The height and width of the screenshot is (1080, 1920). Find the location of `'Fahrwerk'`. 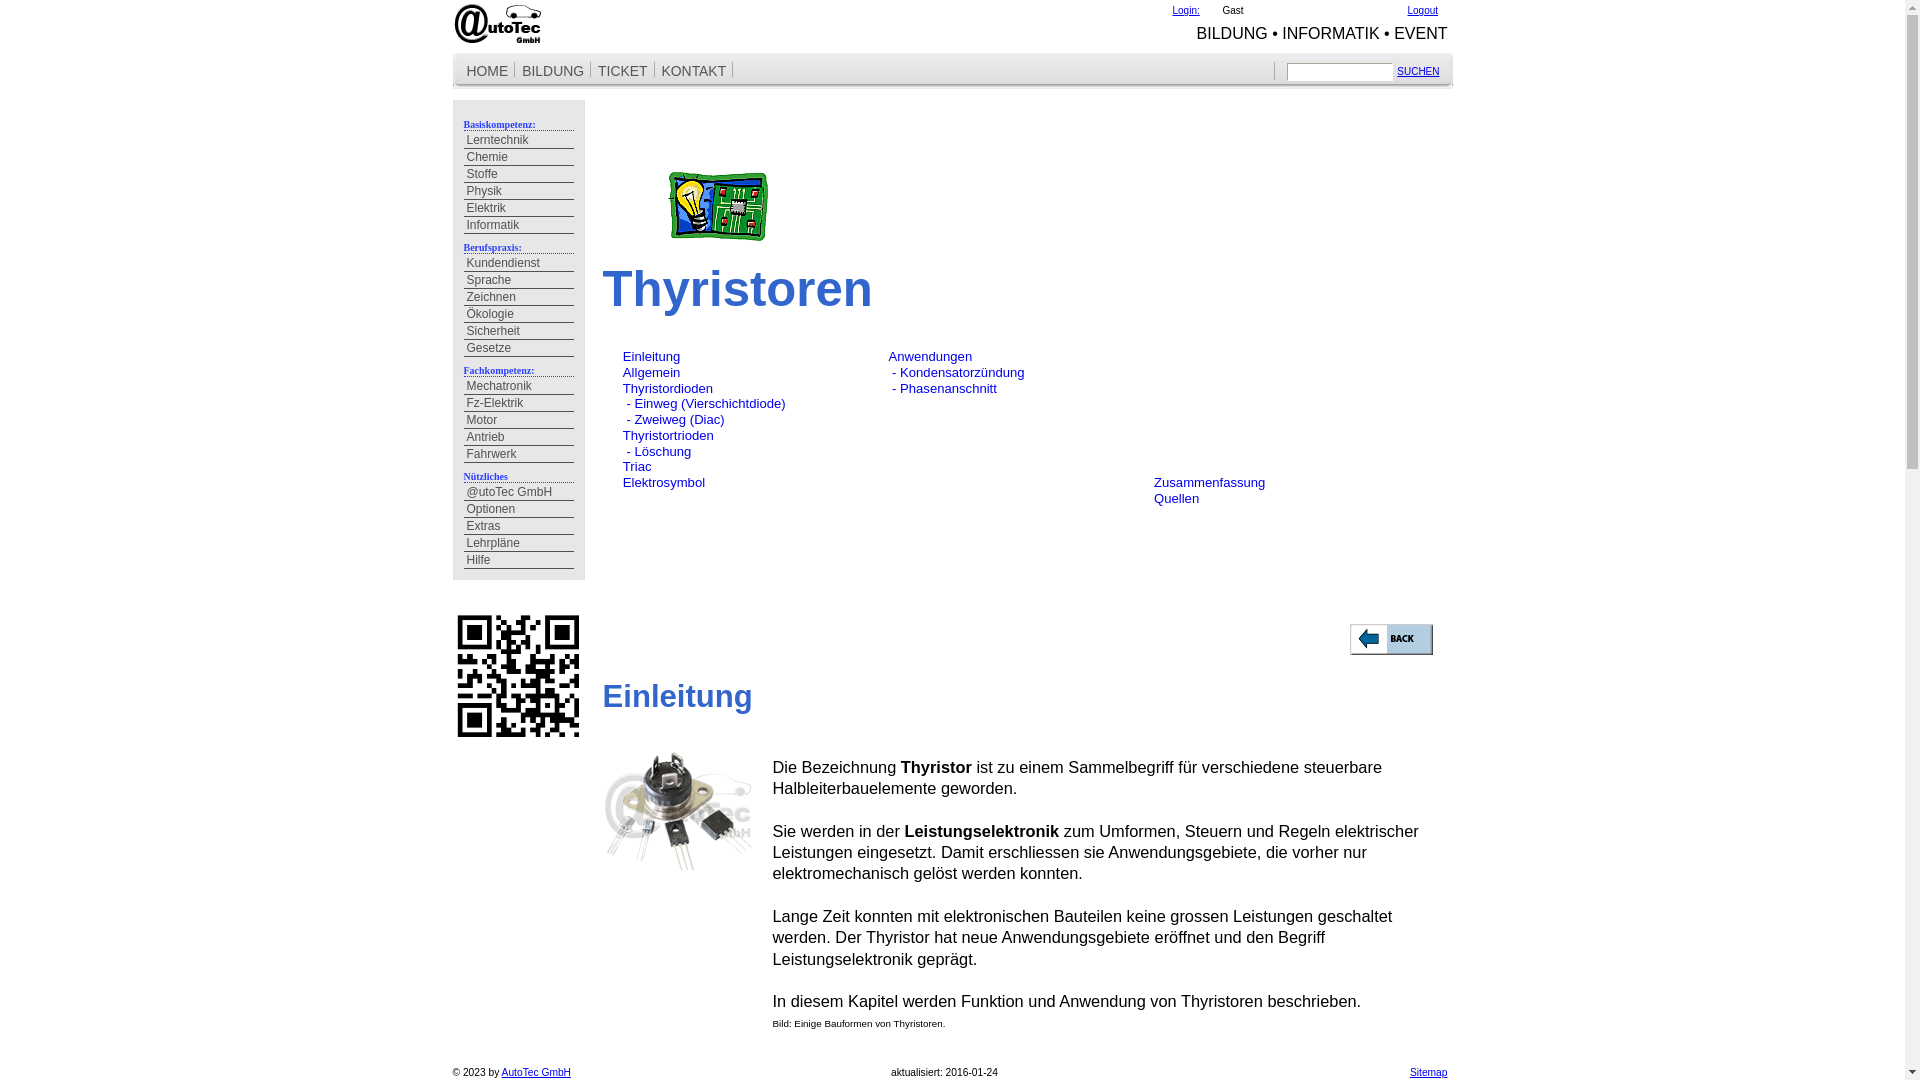

'Fahrwerk' is located at coordinates (518, 454).